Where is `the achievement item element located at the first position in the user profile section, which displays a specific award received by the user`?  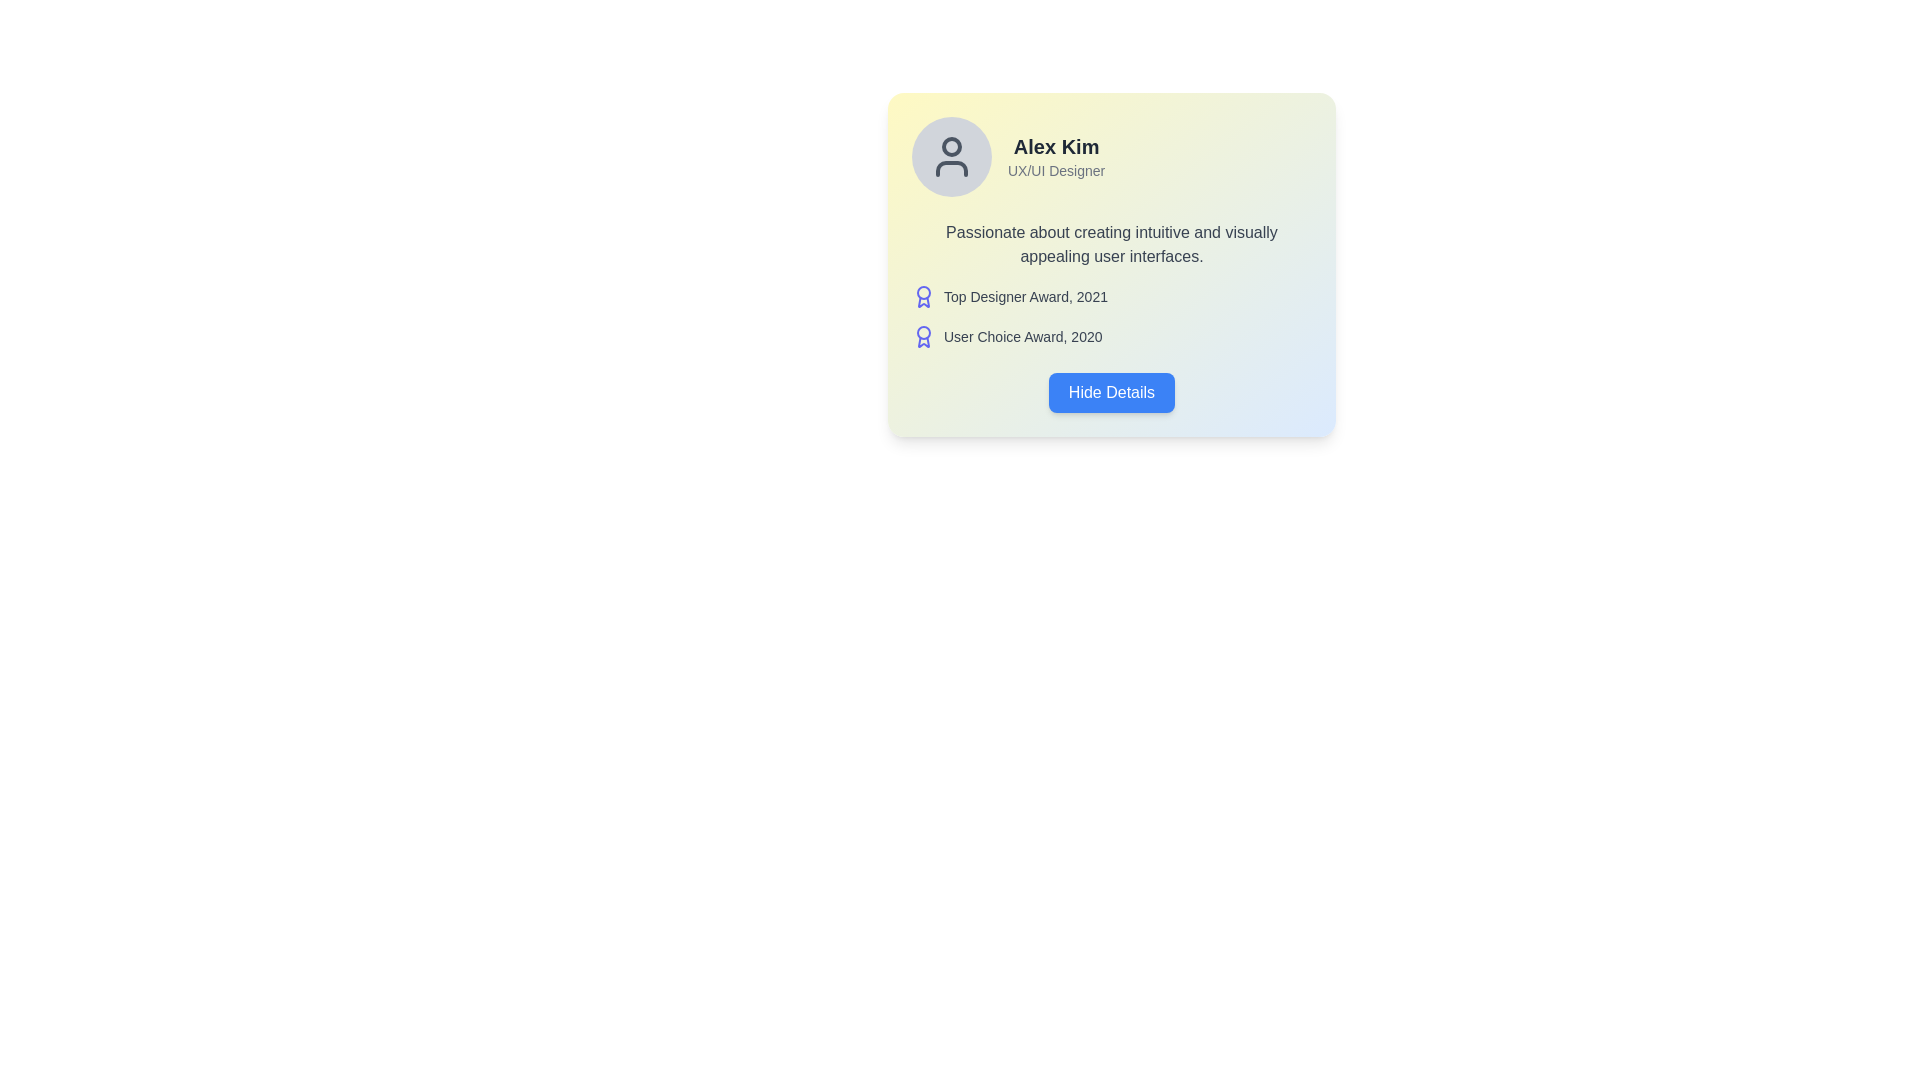 the achievement item element located at the first position in the user profile section, which displays a specific award received by the user is located at coordinates (1111, 297).